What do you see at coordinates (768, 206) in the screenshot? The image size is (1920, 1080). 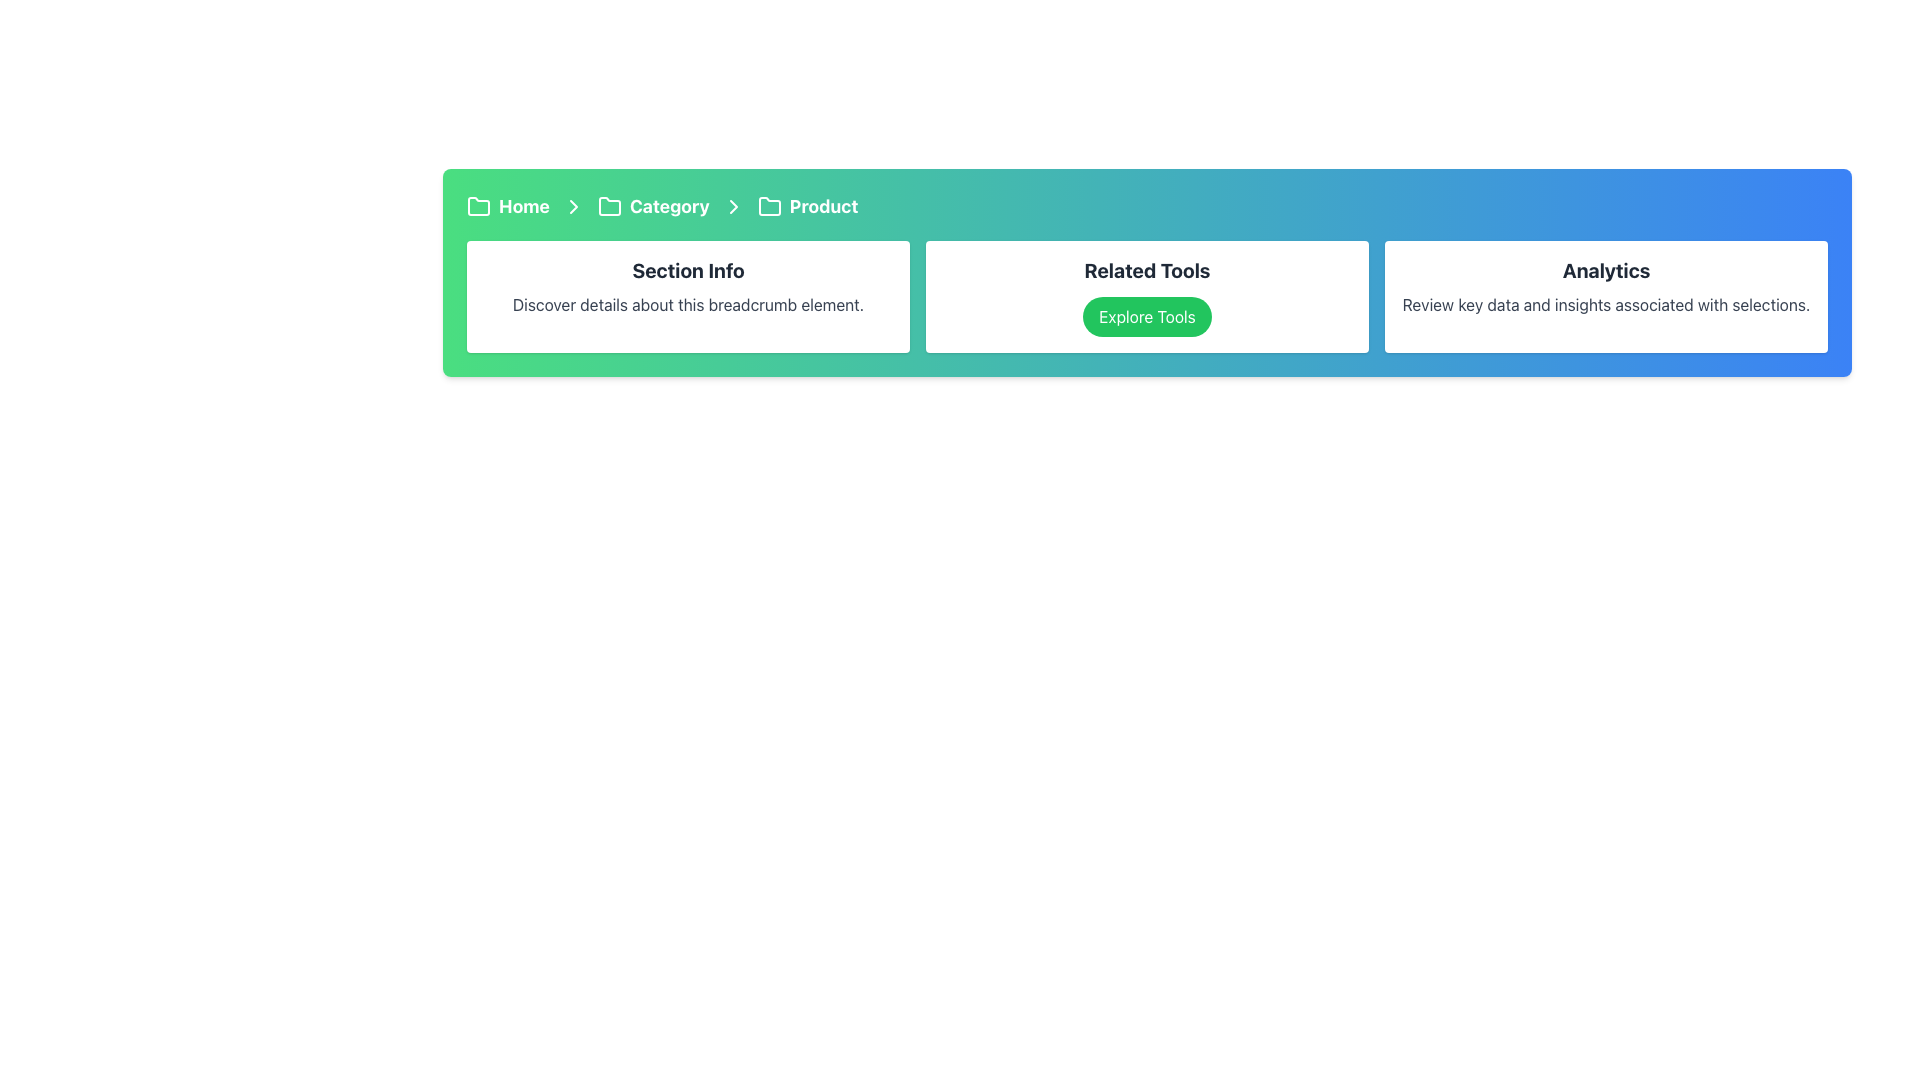 I see `the second folder icon in the breadcrumb navigation bar, located between the 'Home' label and 'Category'` at bounding box center [768, 206].